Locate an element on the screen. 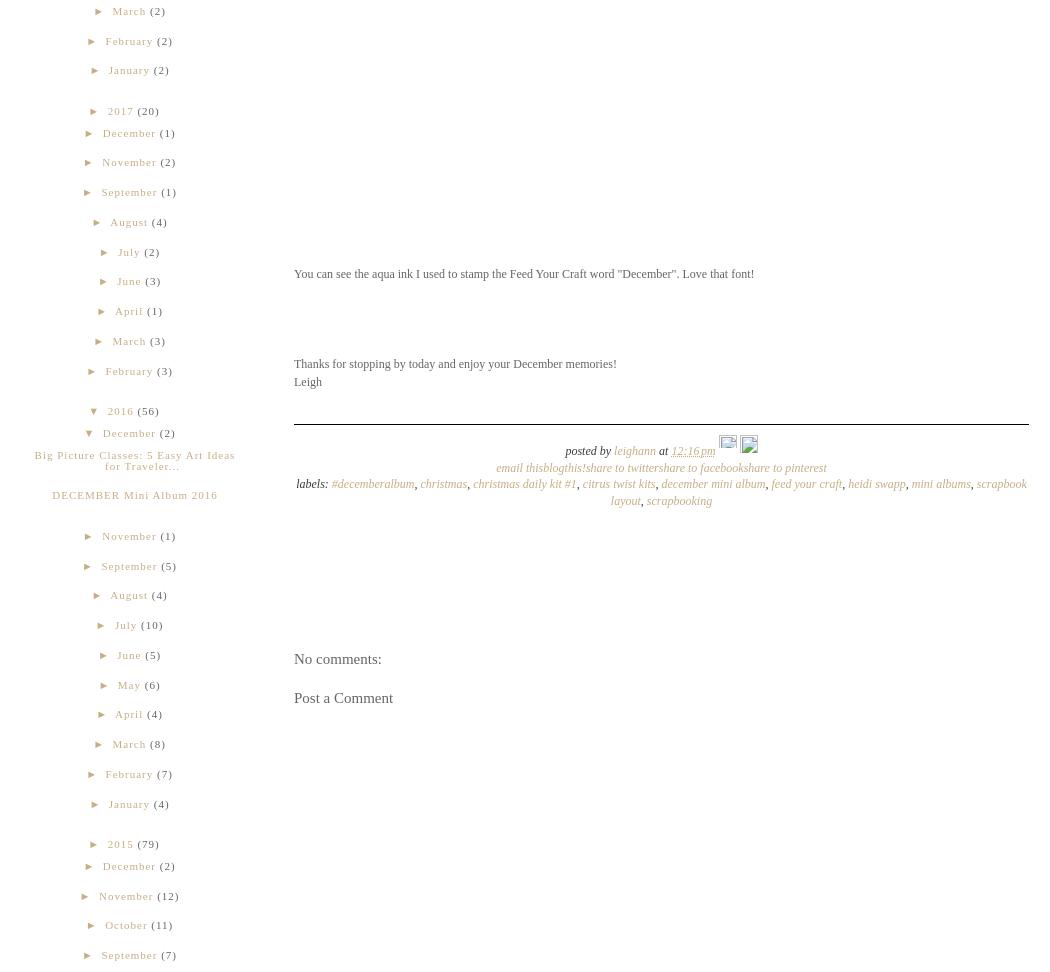  'Posted by' is located at coordinates (588, 449).